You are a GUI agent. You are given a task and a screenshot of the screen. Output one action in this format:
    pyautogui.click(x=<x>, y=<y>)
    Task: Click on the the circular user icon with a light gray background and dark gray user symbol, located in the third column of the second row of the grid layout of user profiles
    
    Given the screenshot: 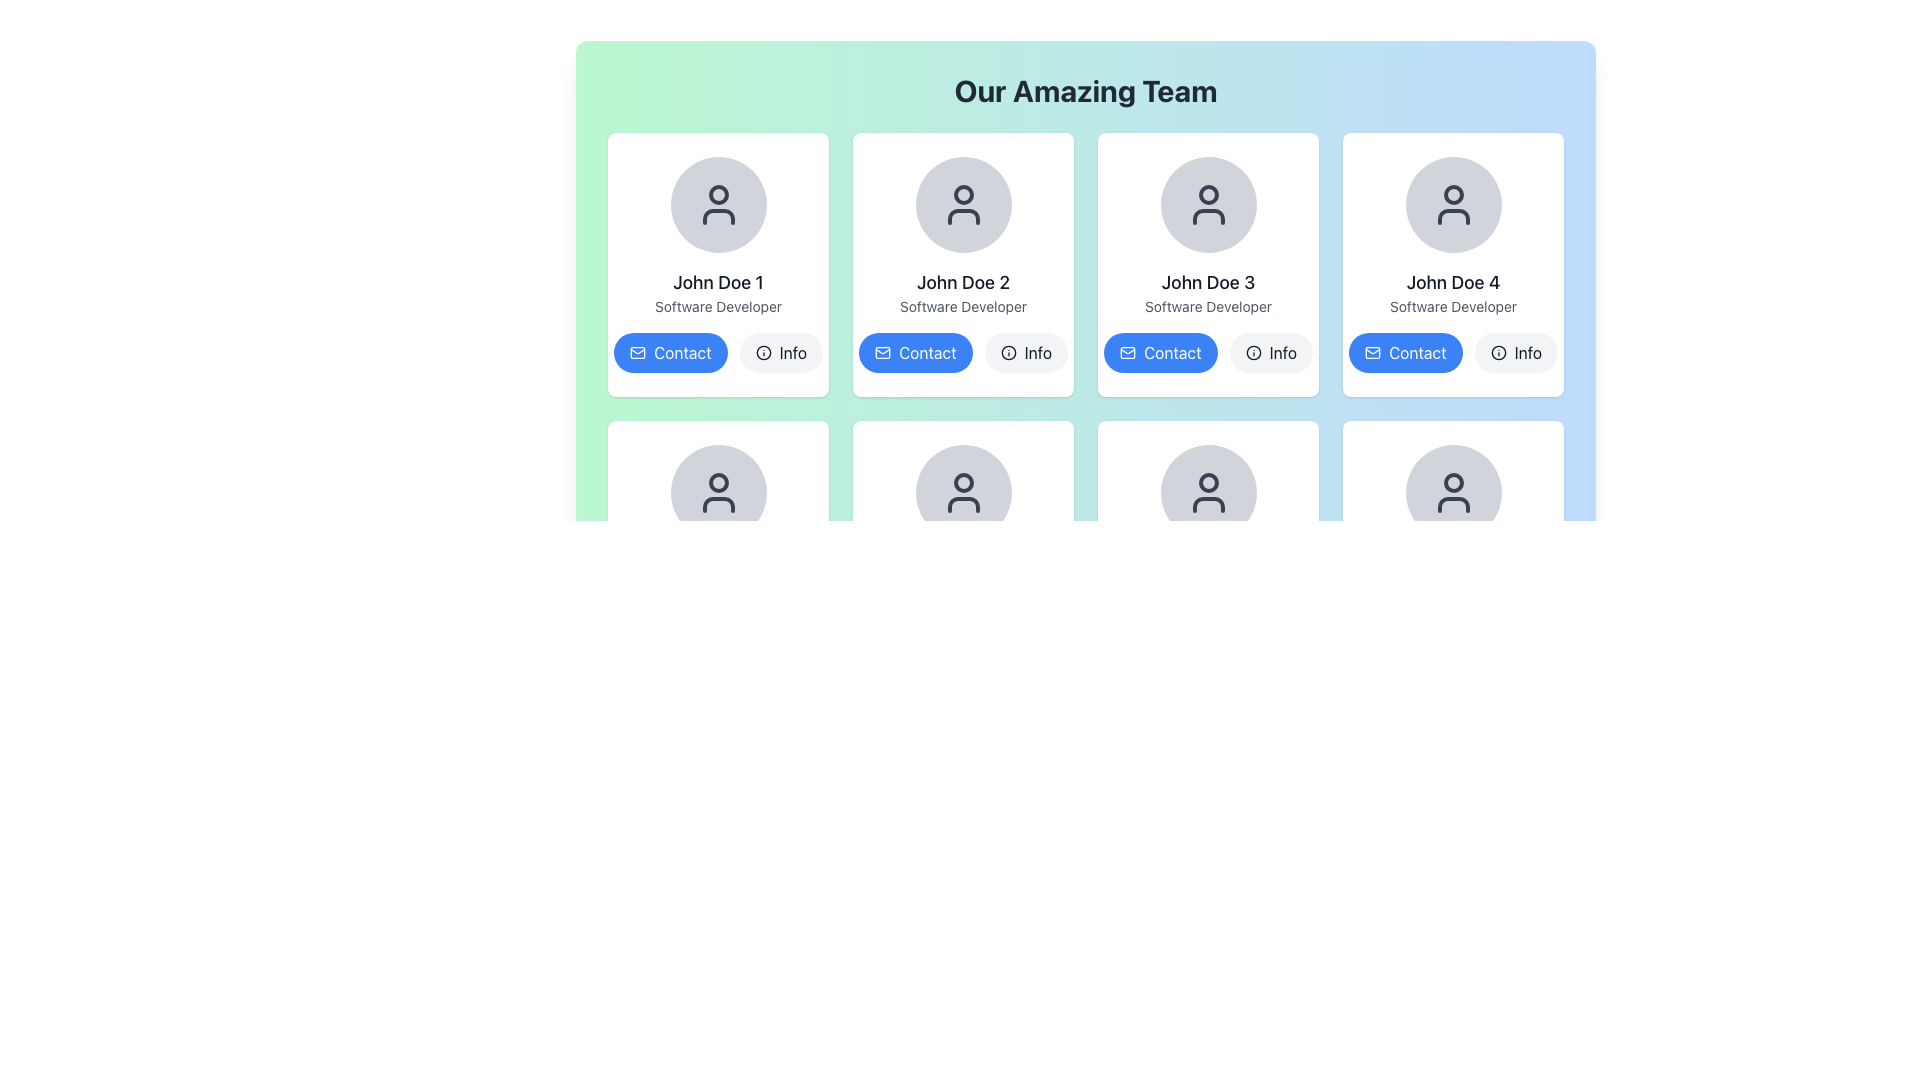 What is the action you would take?
    pyautogui.click(x=963, y=493)
    